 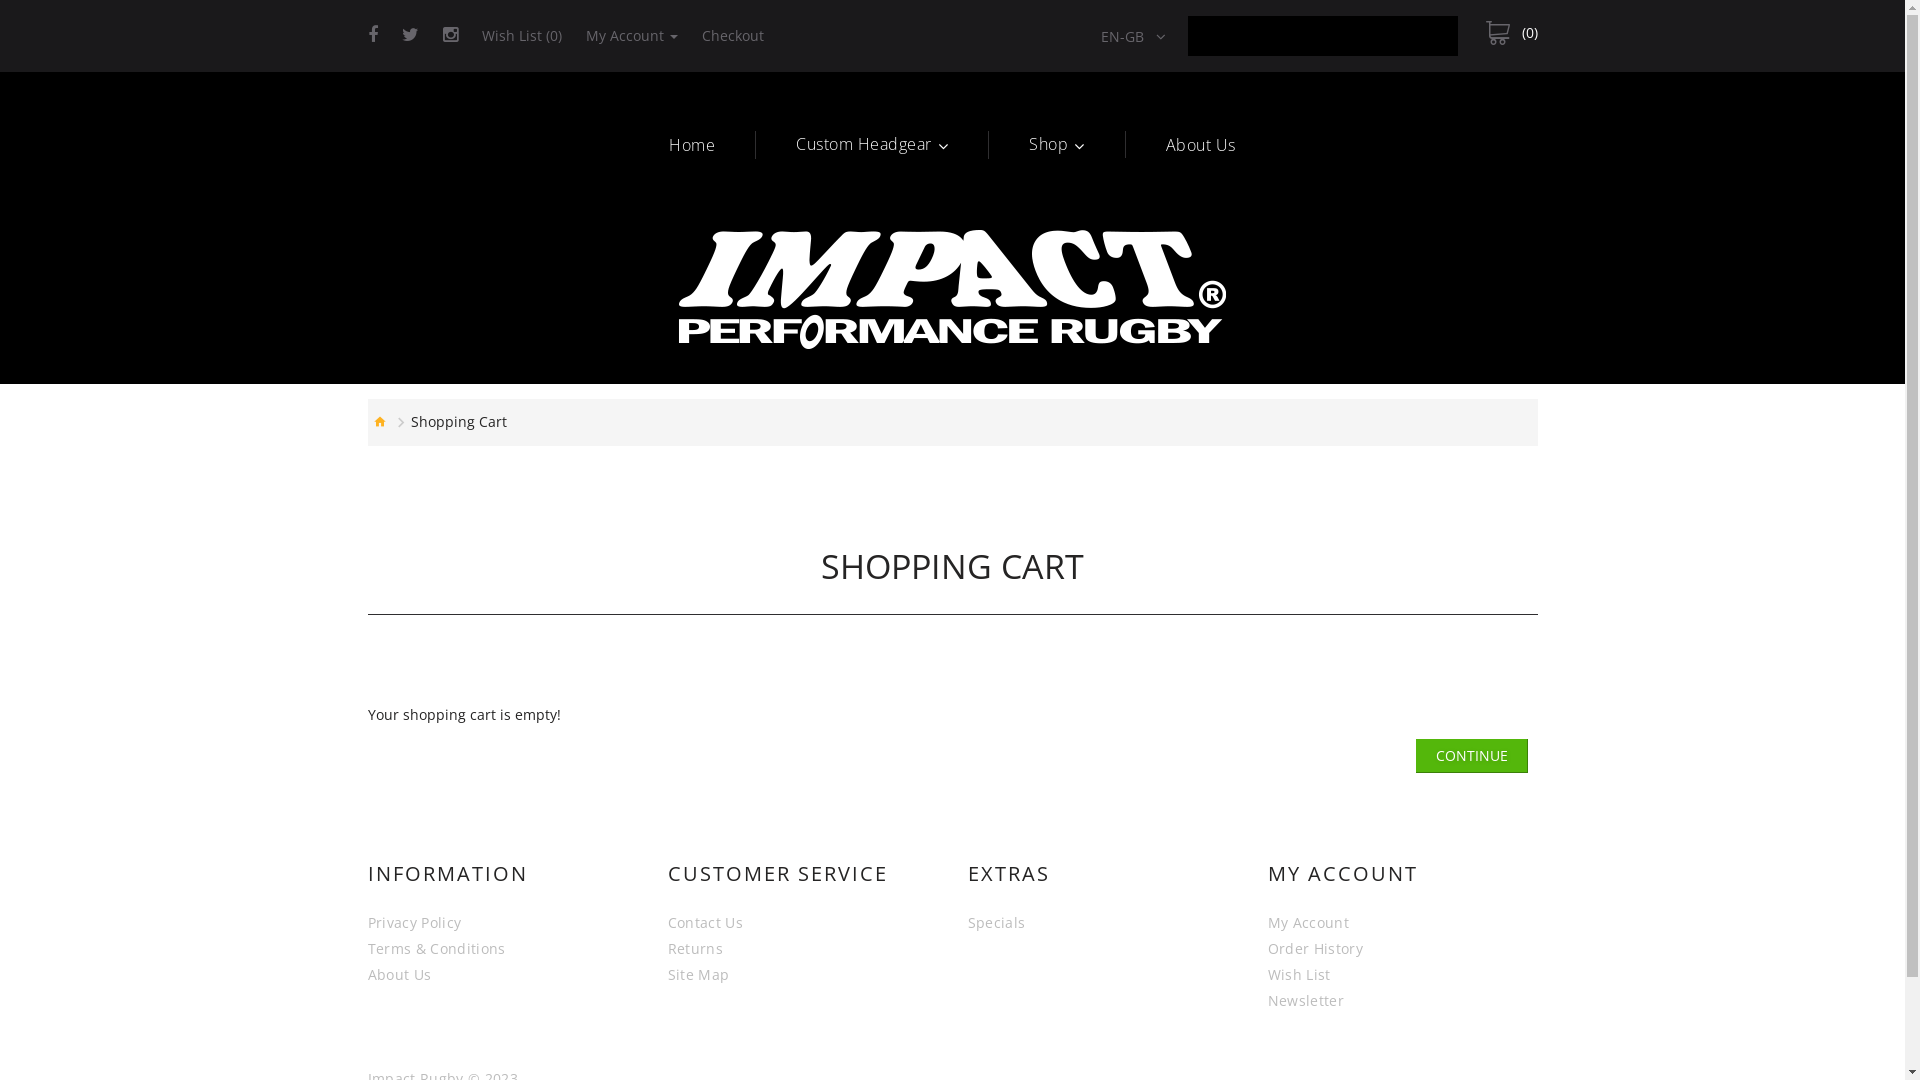 What do you see at coordinates (1472, 756) in the screenshot?
I see `'CONTINUE'` at bounding box center [1472, 756].